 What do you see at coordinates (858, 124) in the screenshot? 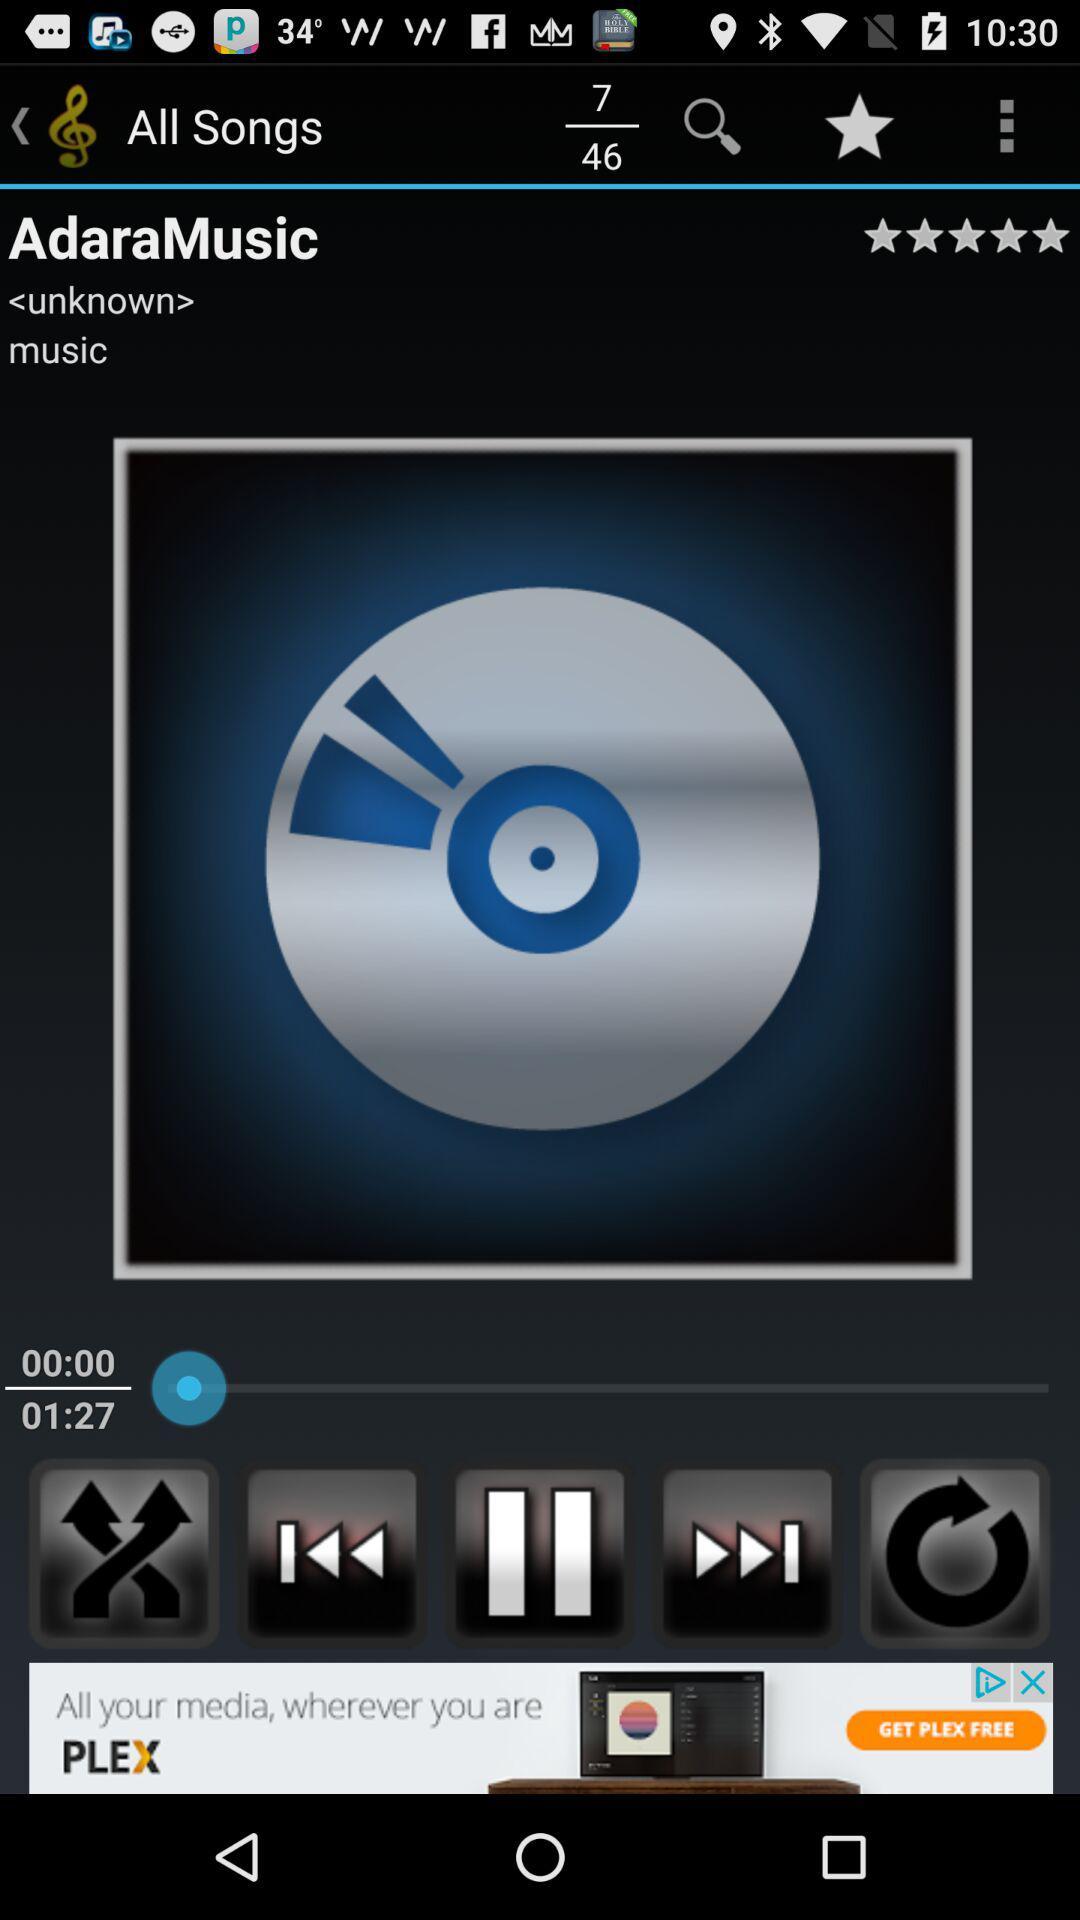
I see `symbol beside to search symbol` at bounding box center [858, 124].